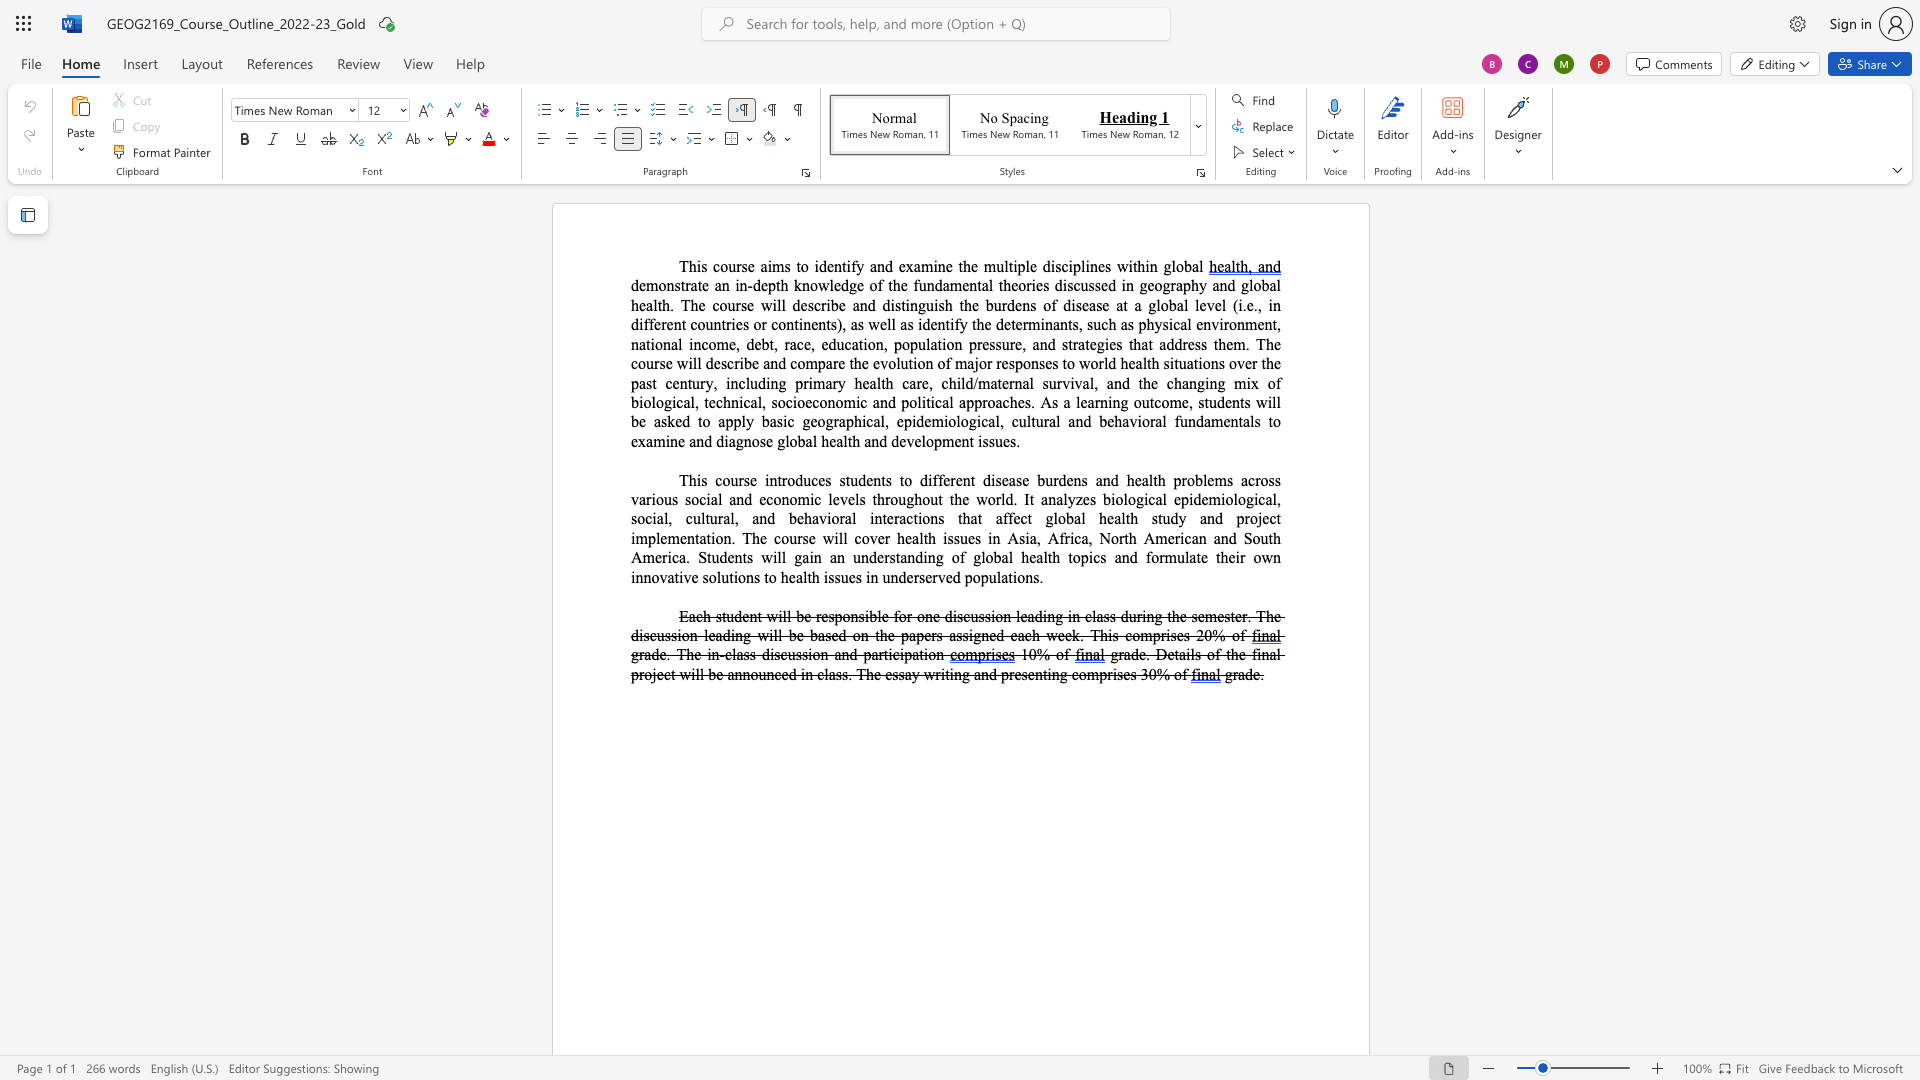 This screenshot has height=1080, width=1920. What do you see at coordinates (988, 402) in the screenshot?
I see `the space between the continuous character "r" and "o" in the text` at bounding box center [988, 402].